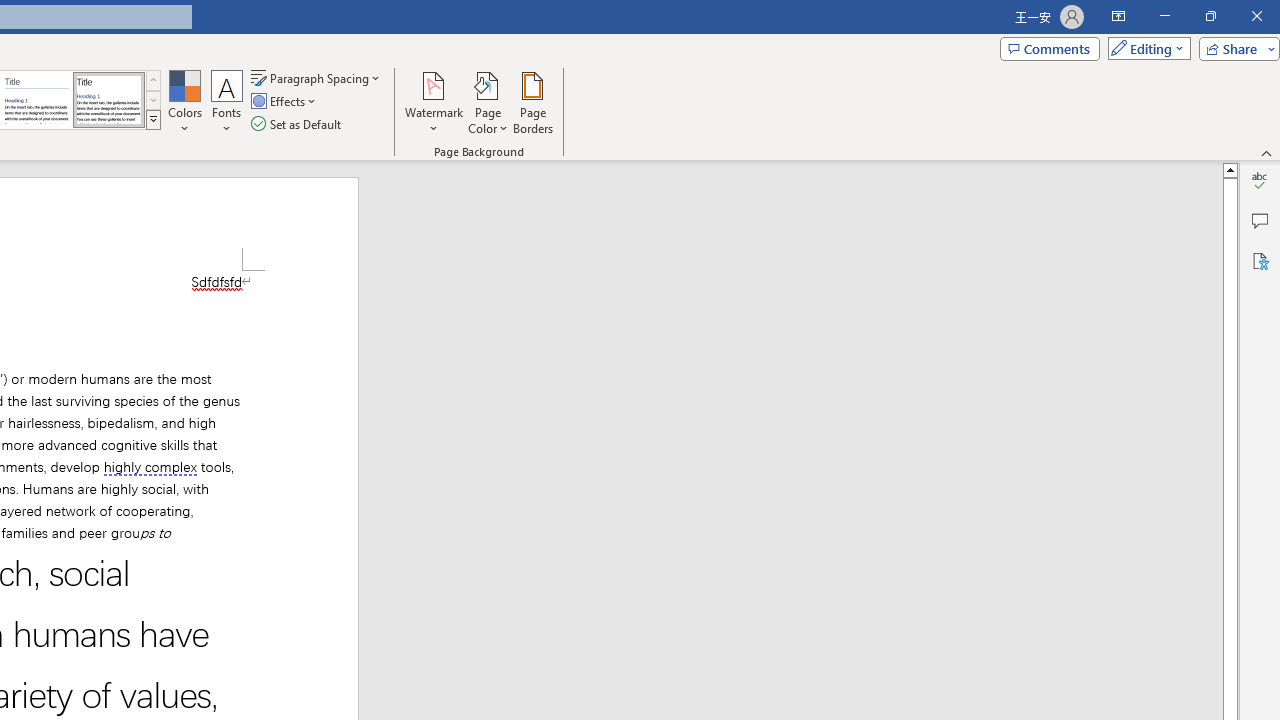  What do you see at coordinates (1266, 152) in the screenshot?
I see `'Collapse the Ribbon'` at bounding box center [1266, 152].